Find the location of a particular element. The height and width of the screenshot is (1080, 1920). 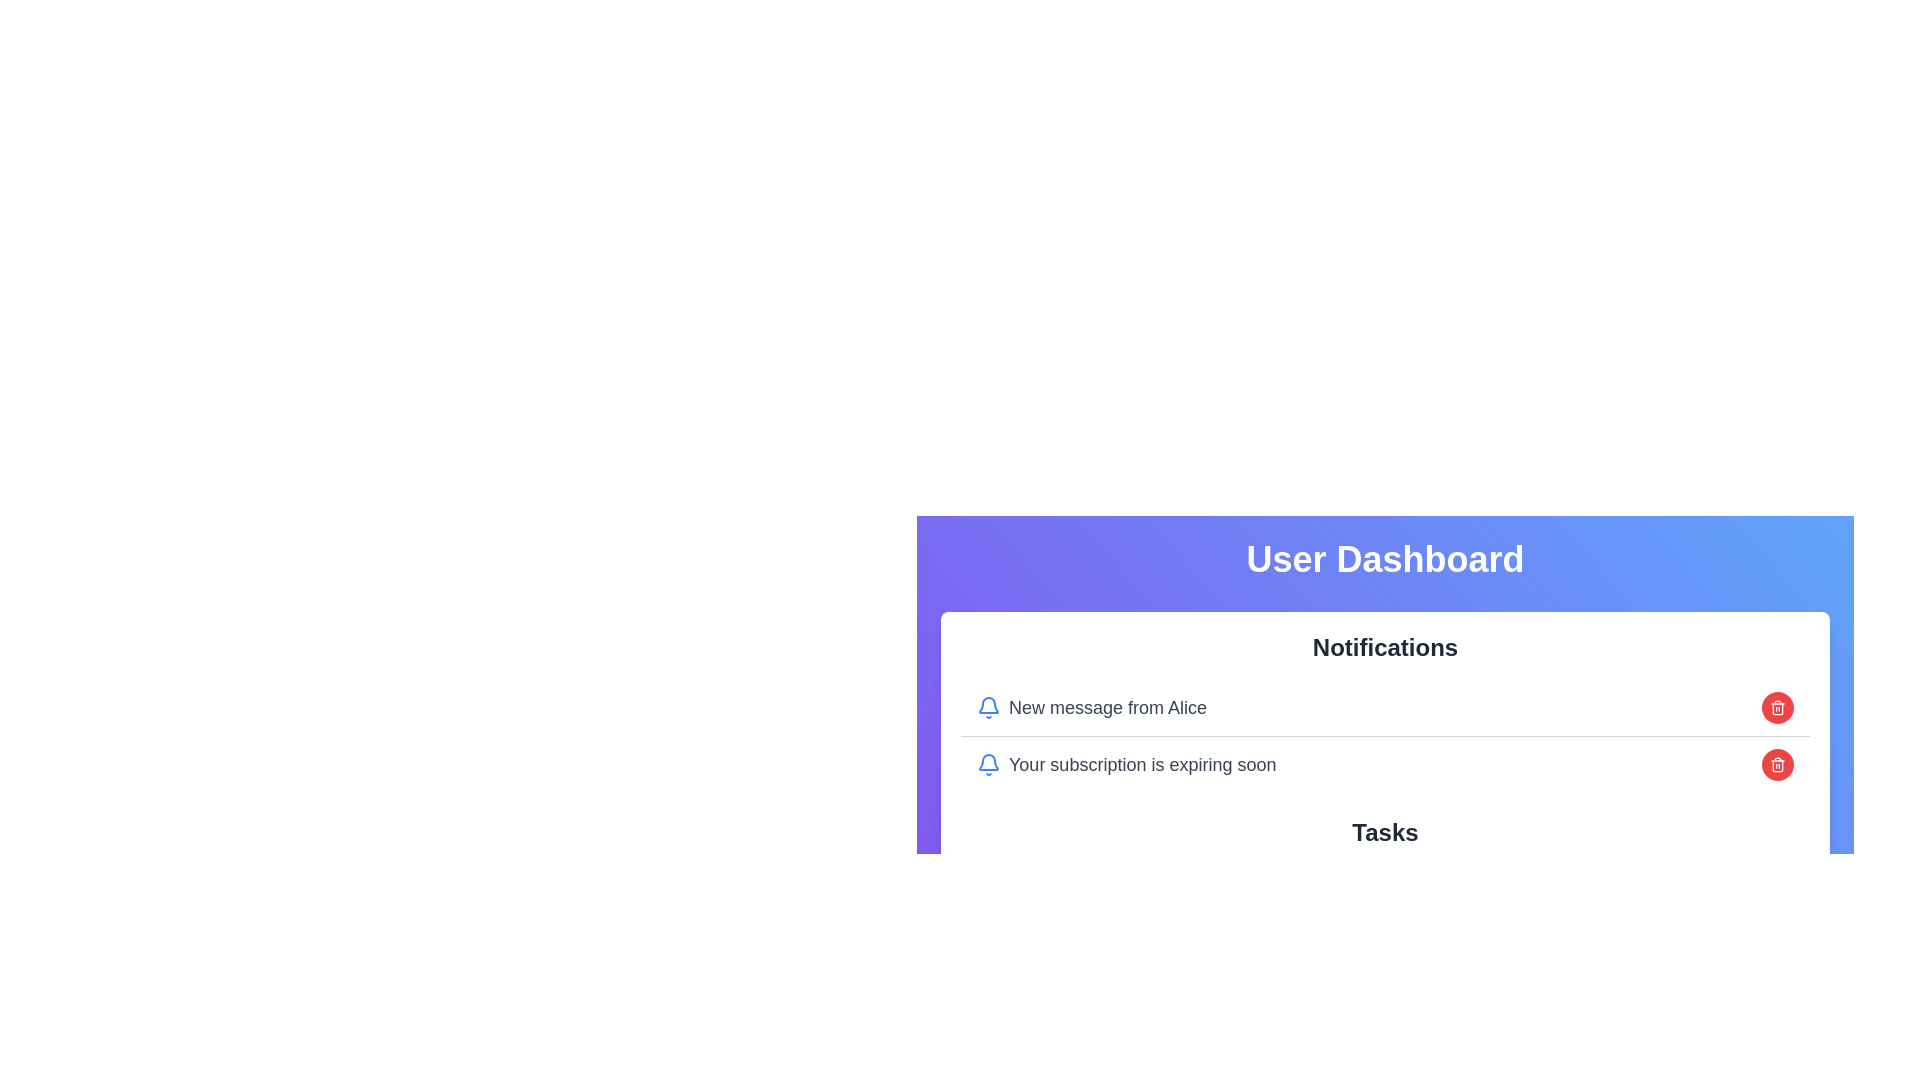

the second notification message about imminent subscription expiration located under 'New message from Alice' in the Notifications section is located at coordinates (1126, 764).